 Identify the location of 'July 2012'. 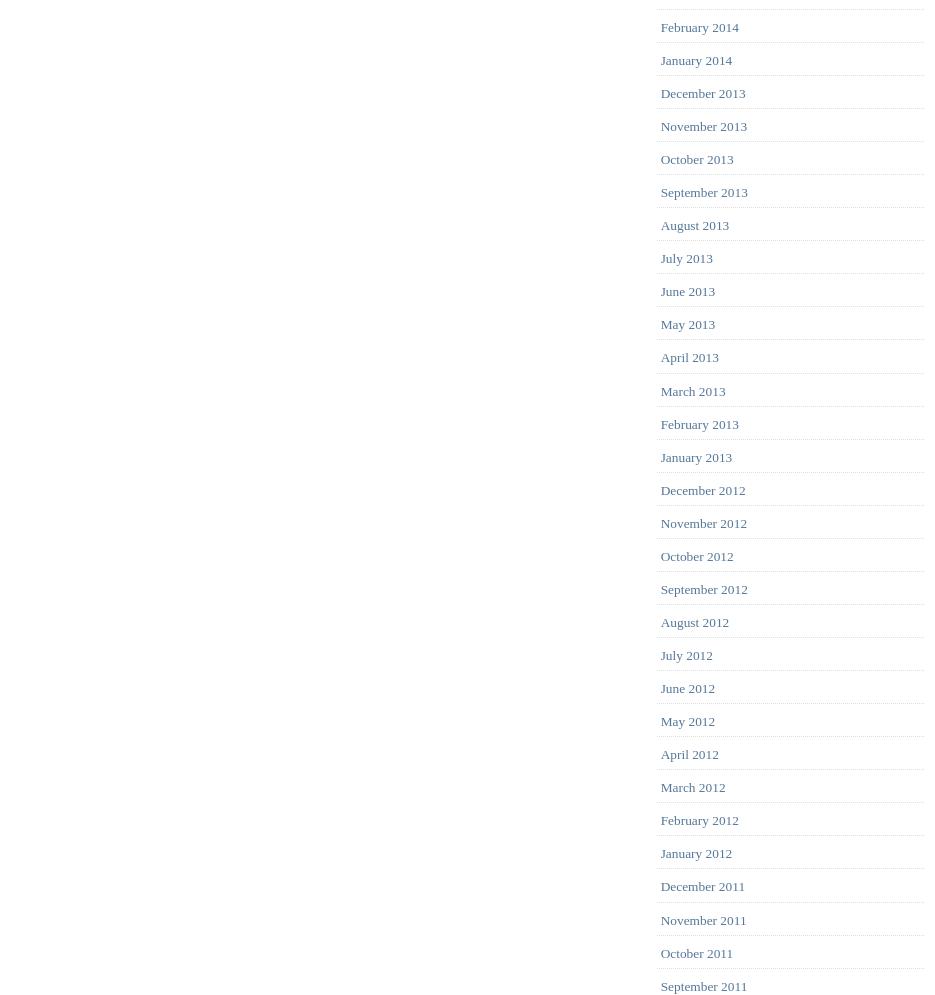
(685, 654).